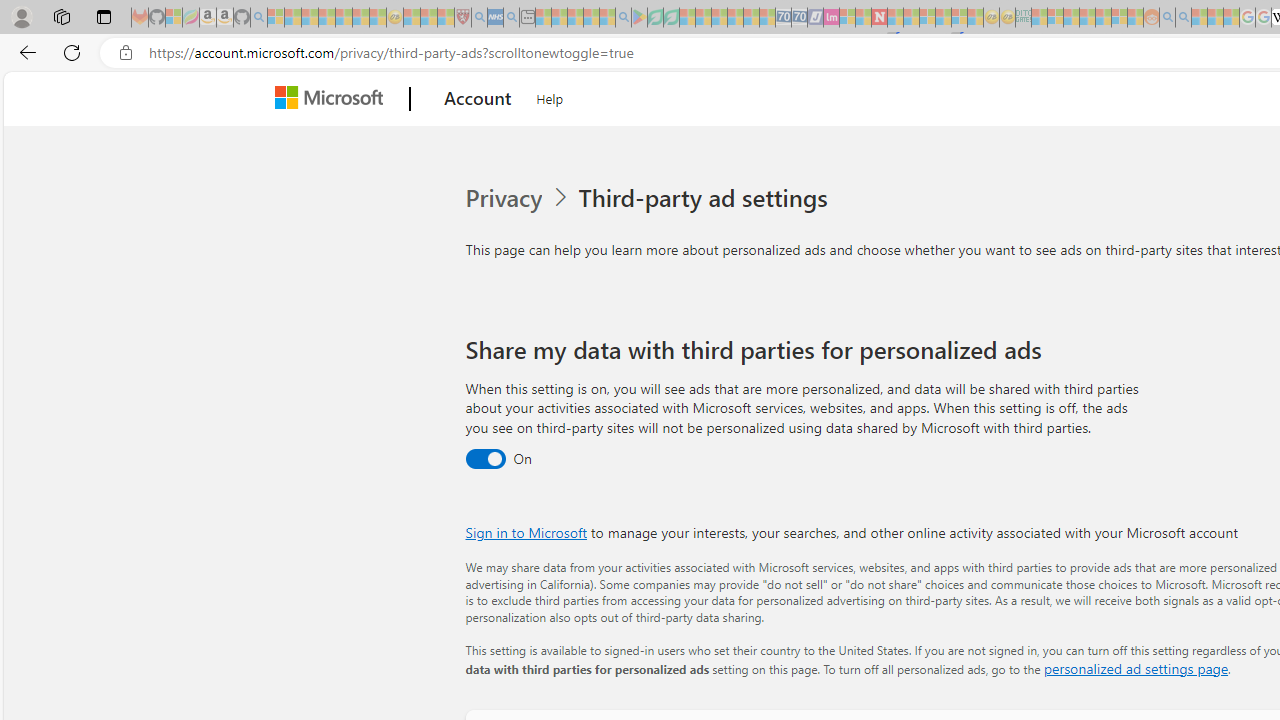 The height and width of the screenshot is (720, 1280). I want to click on 'Expert Portfolios - Sleeping', so click(1086, 17).